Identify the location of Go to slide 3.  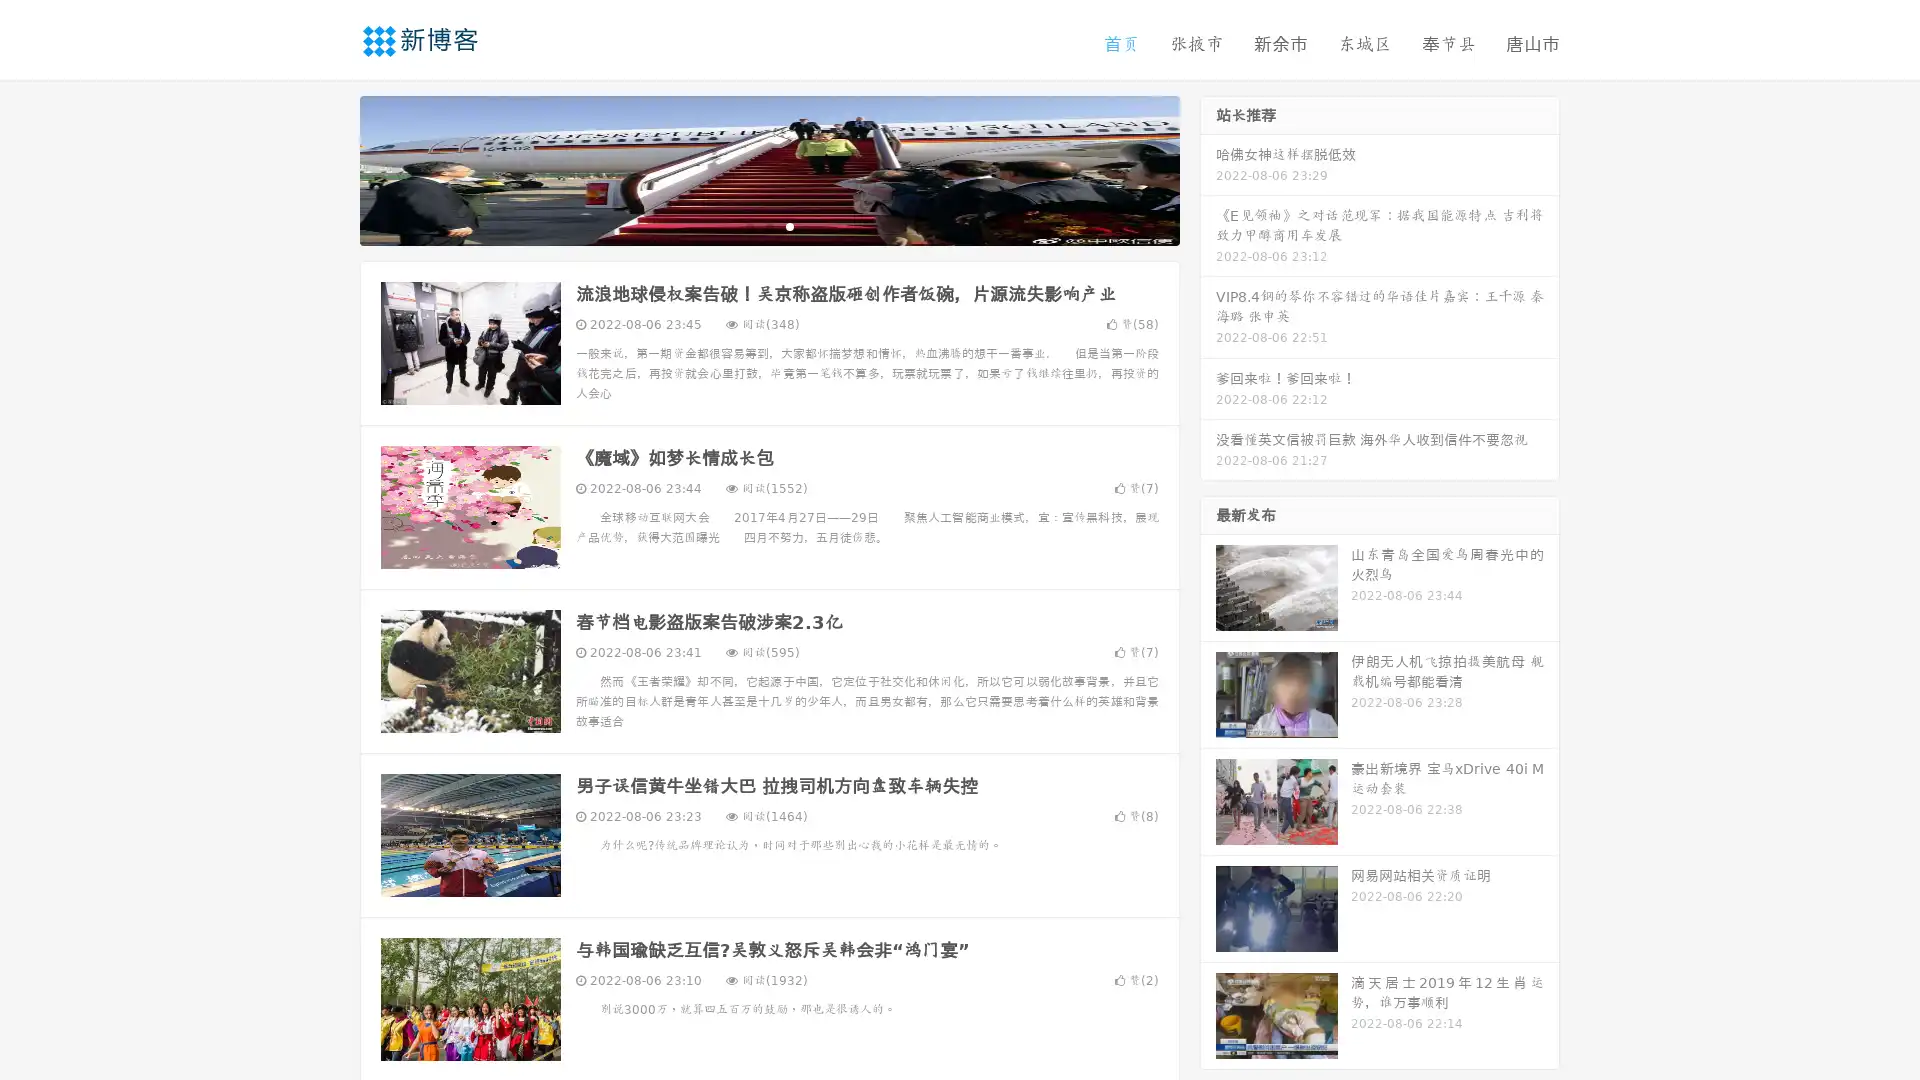
(789, 225).